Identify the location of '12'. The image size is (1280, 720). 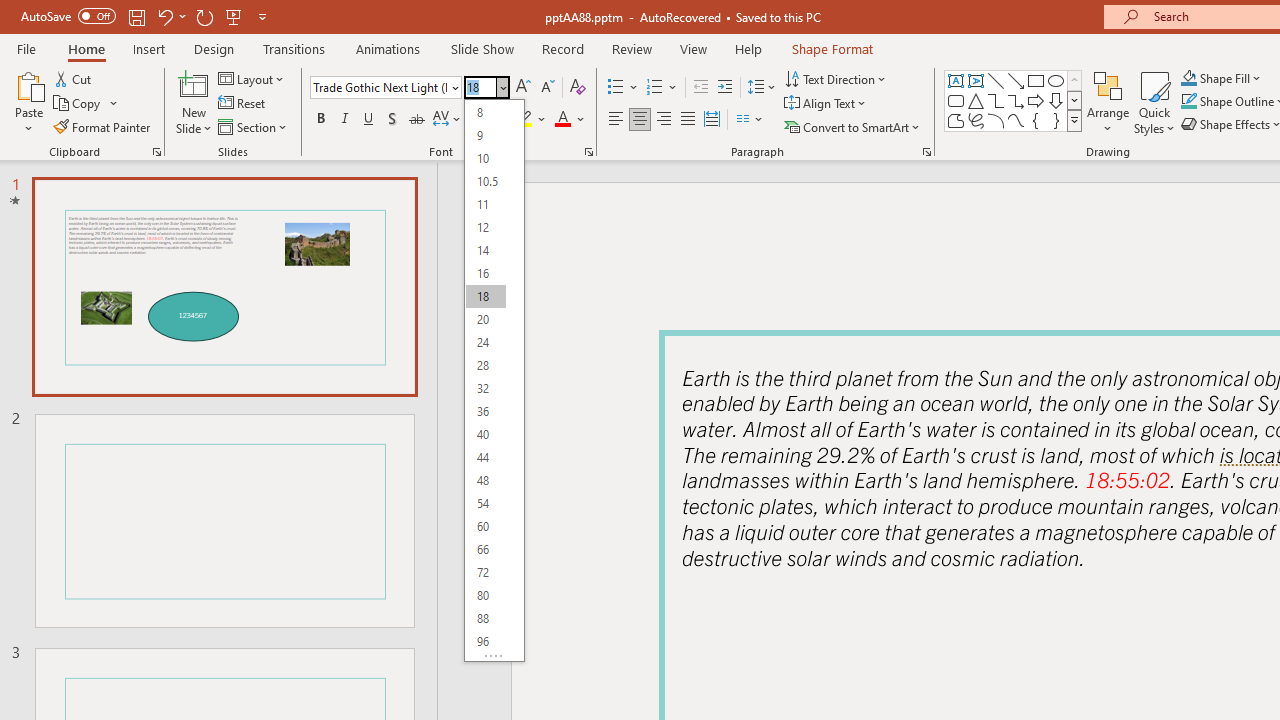
(485, 226).